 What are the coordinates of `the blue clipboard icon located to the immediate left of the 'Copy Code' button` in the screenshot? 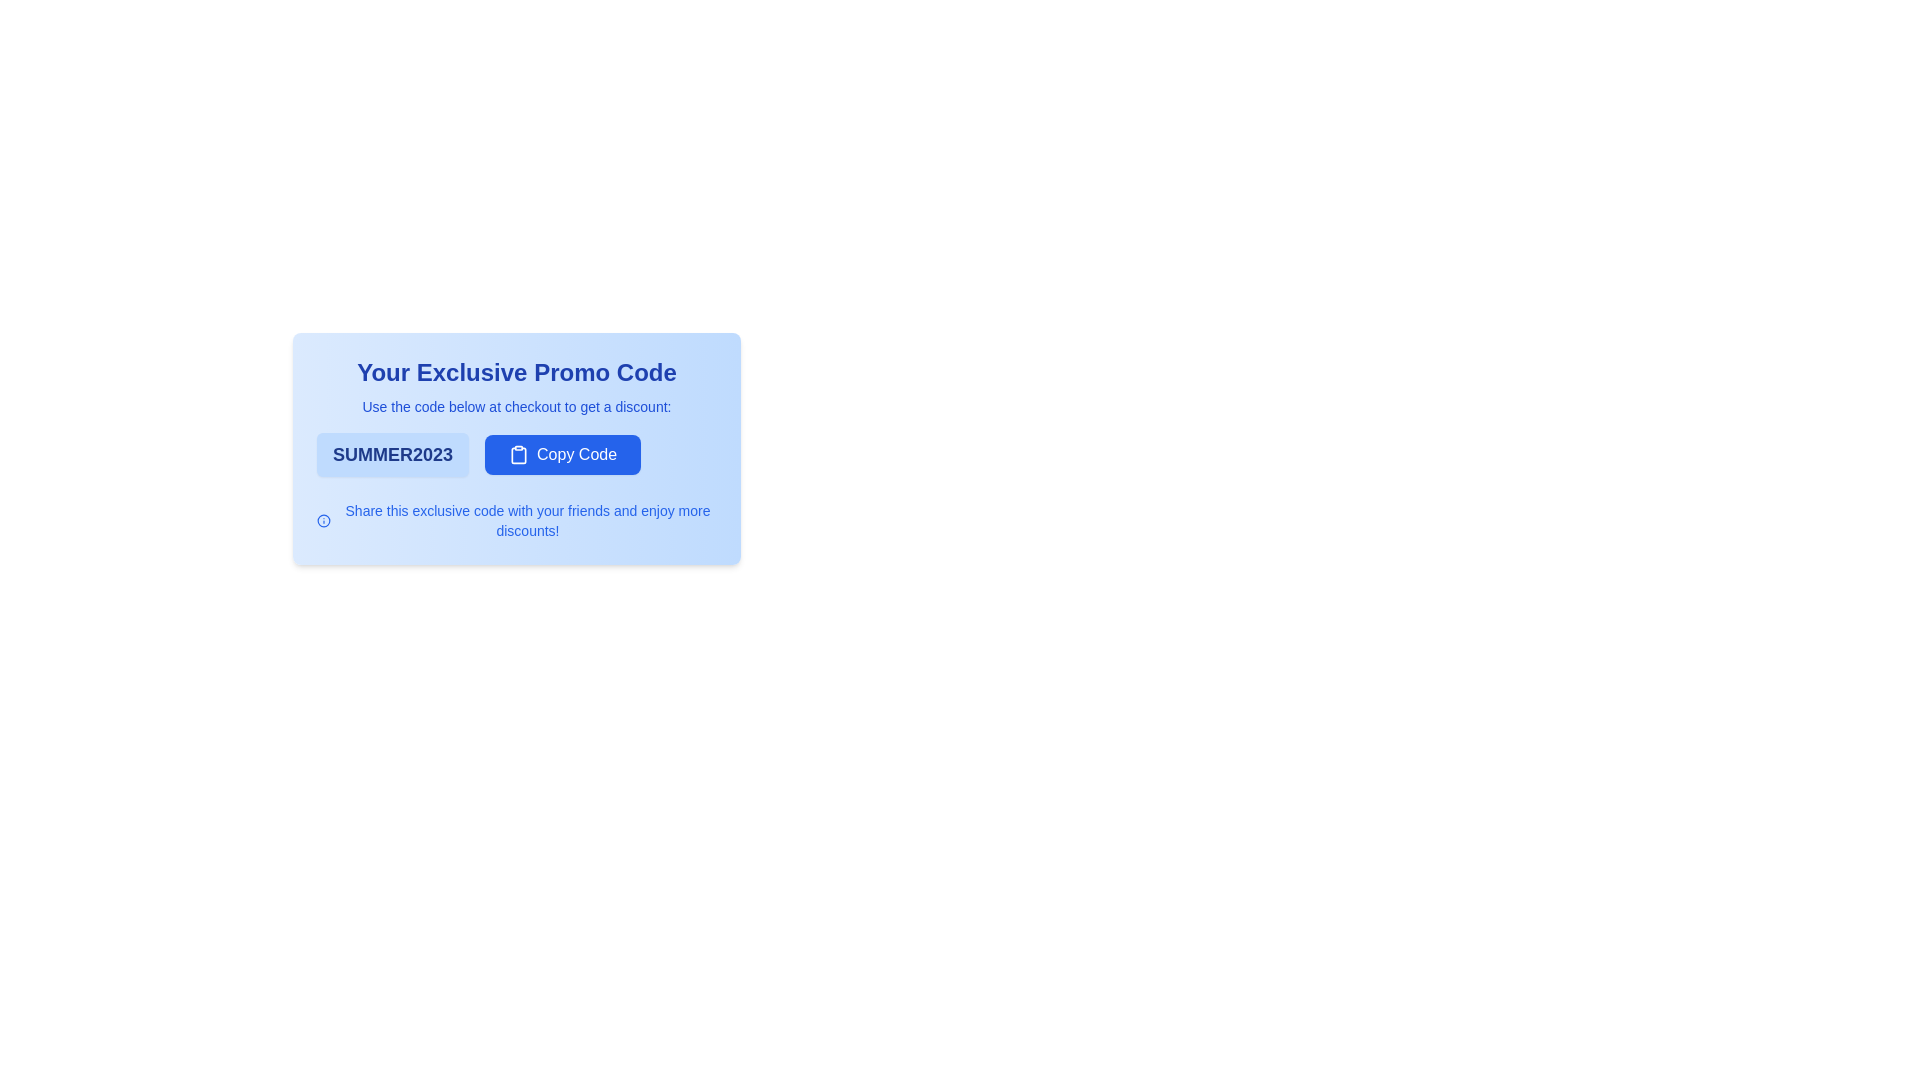 It's located at (518, 455).